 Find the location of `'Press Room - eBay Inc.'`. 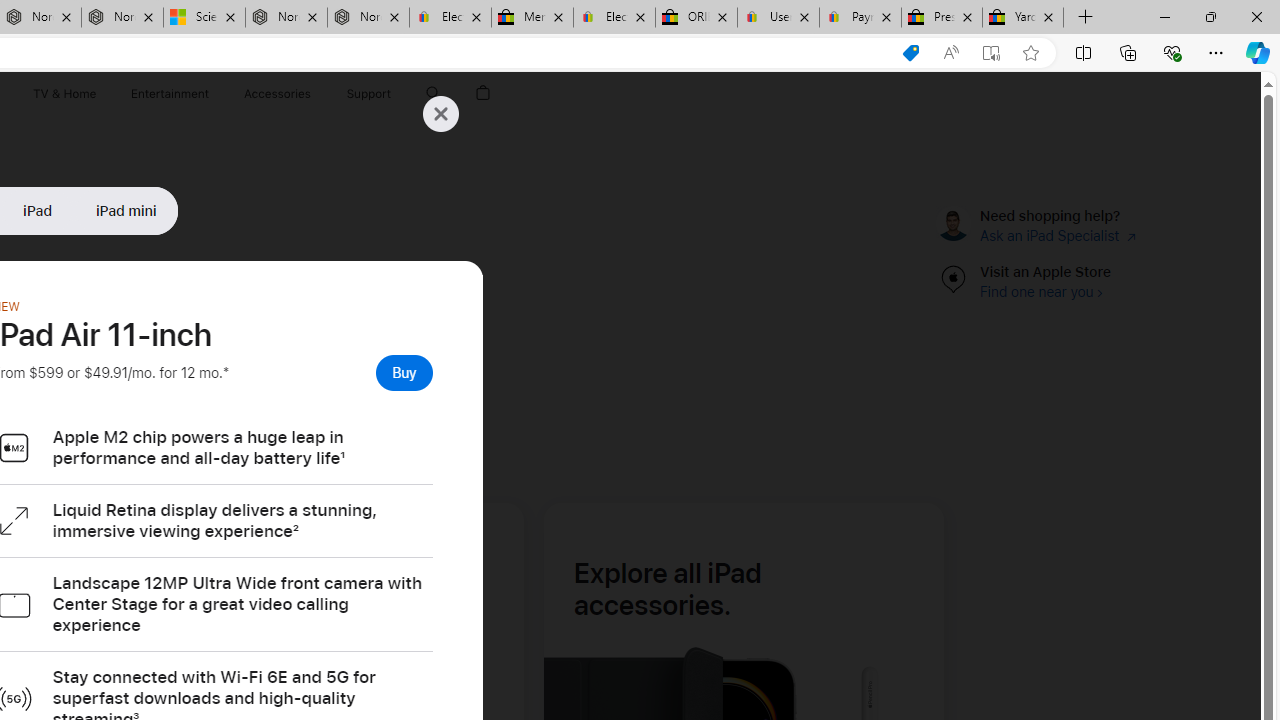

'Press Room - eBay Inc.' is located at coordinates (941, 17).